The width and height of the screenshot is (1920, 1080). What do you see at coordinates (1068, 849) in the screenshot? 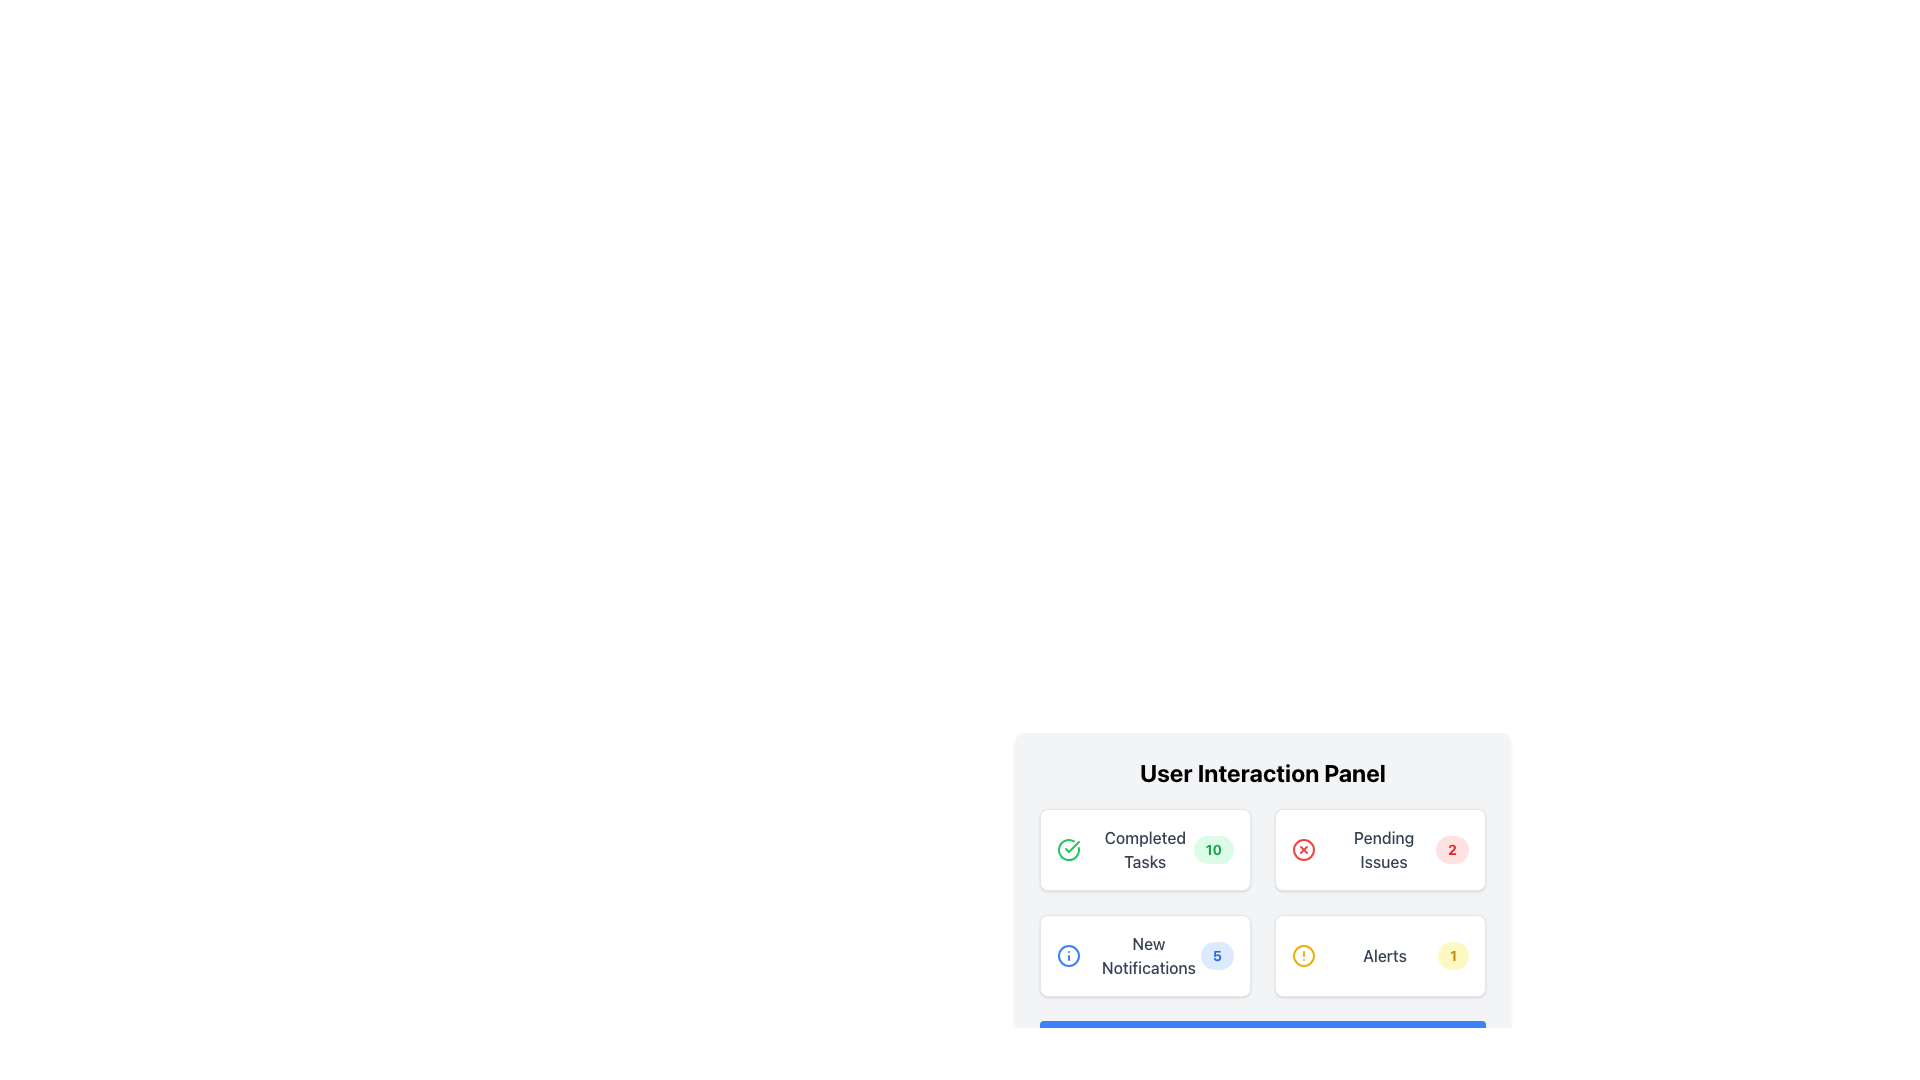
I see `the circular icon with a checkmark symbol, styled with a green border, located in the 'Completed Tasks' section as an indicator of completion` at bounding box center [1068, 849].